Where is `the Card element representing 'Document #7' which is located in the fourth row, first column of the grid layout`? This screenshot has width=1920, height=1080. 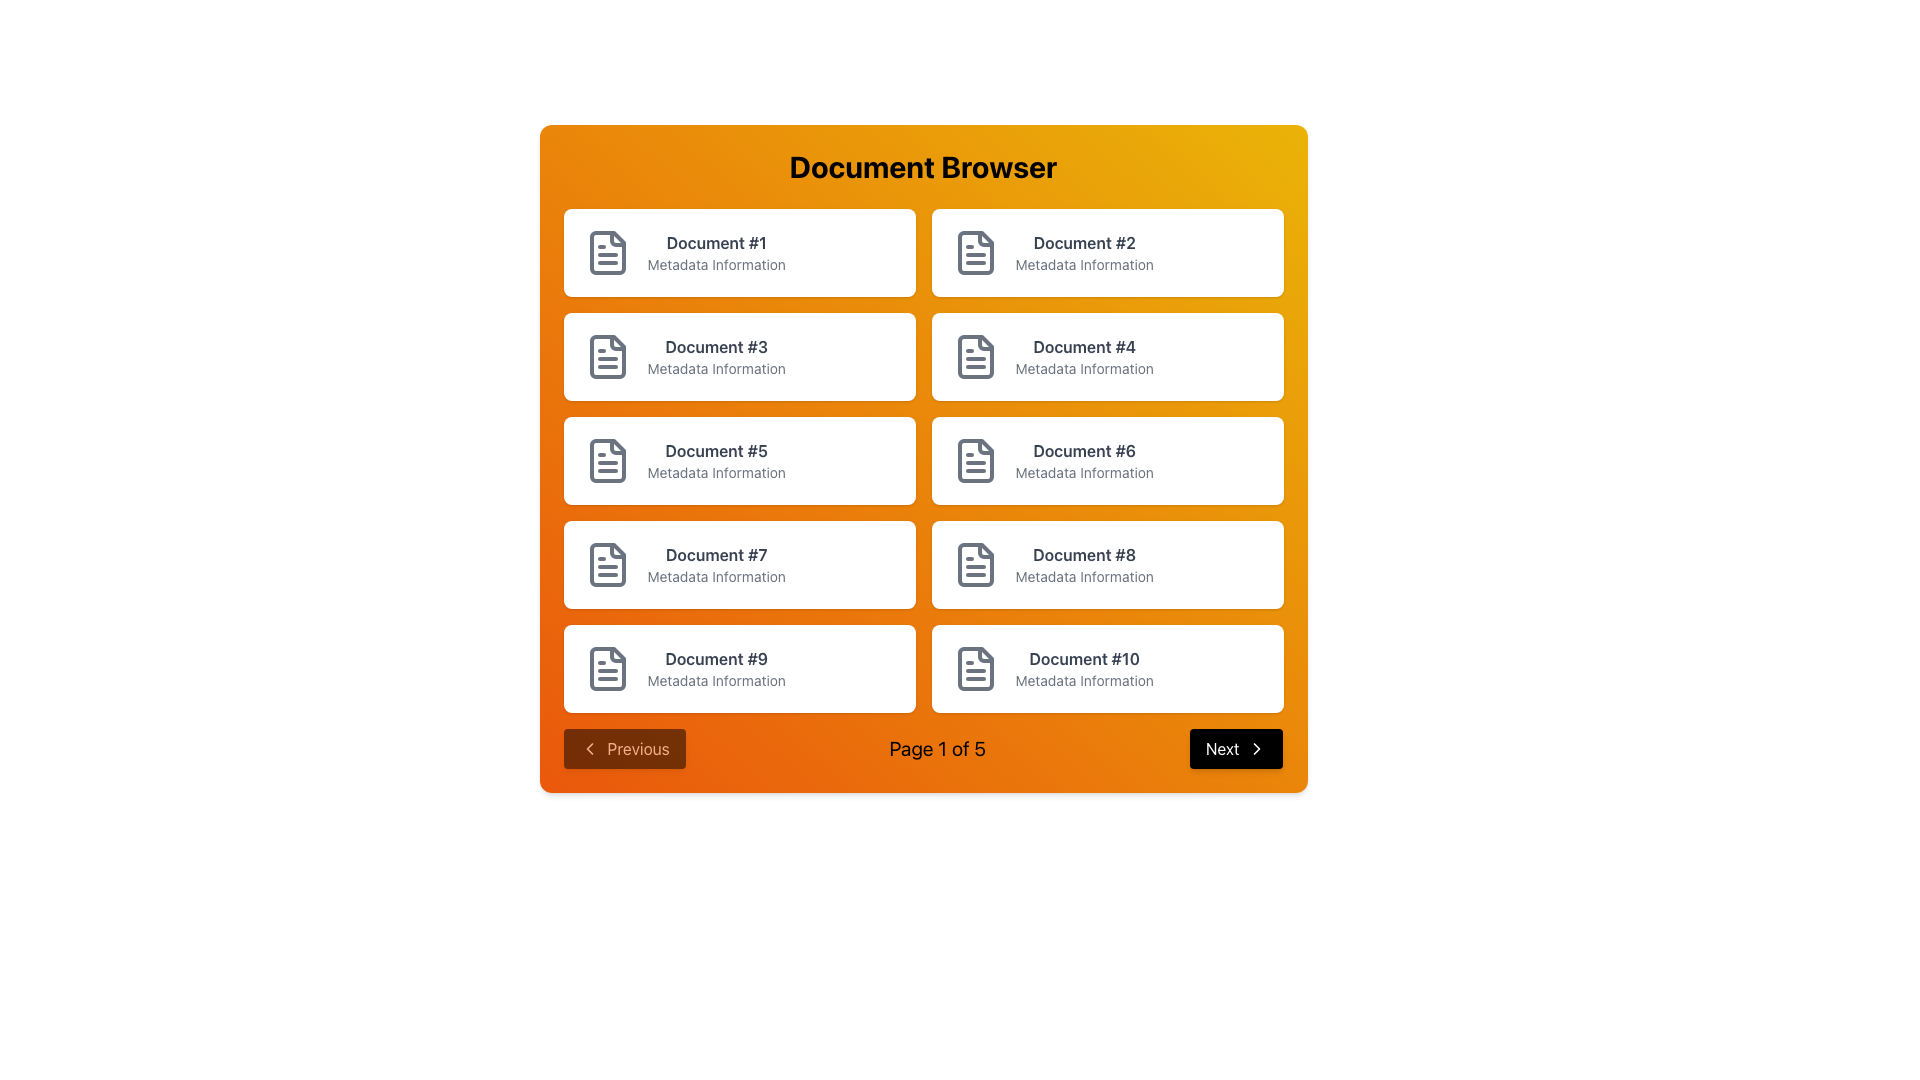
the Card element representing 'Document #7' which is located in the fourth row, first column of the grid layout is located at coordinates (738, 564).